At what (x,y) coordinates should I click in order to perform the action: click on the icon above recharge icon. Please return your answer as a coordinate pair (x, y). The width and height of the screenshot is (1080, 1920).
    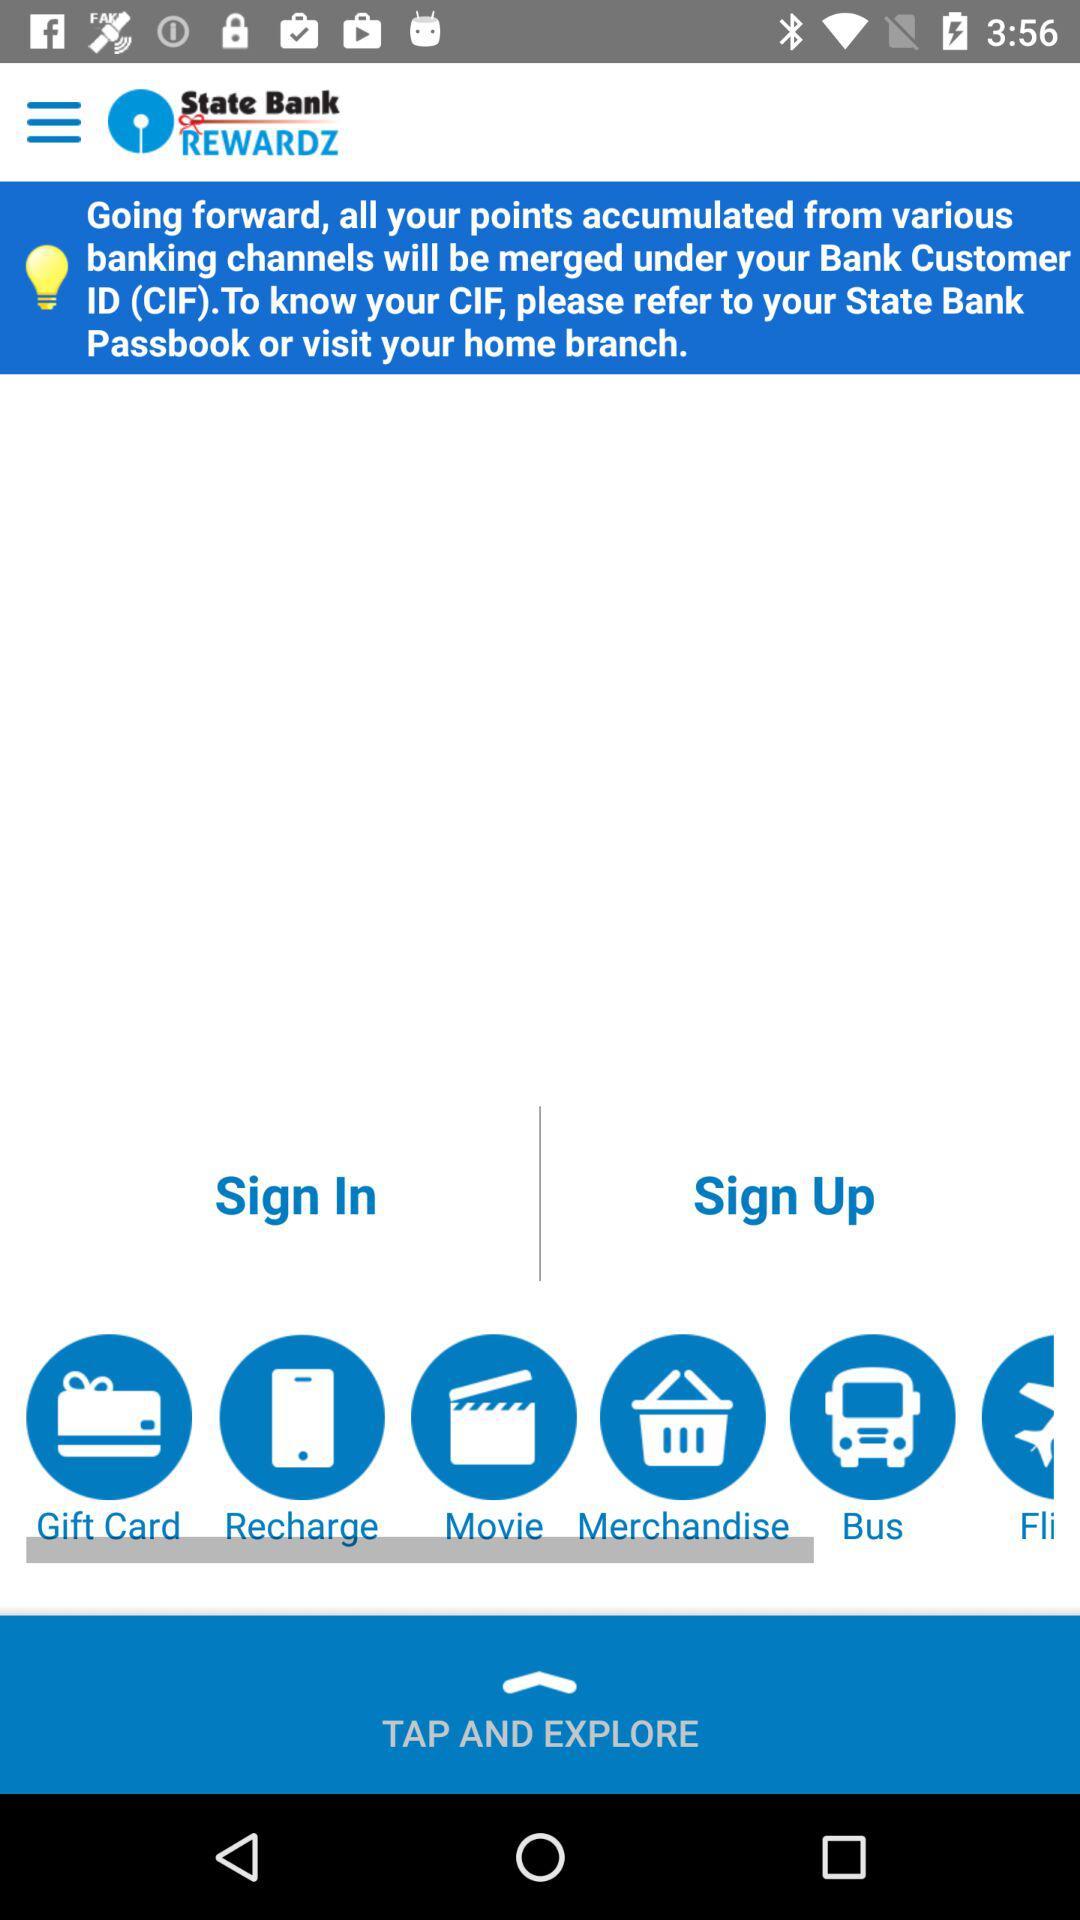
    Looking at the image, I should click on (295, 1193).